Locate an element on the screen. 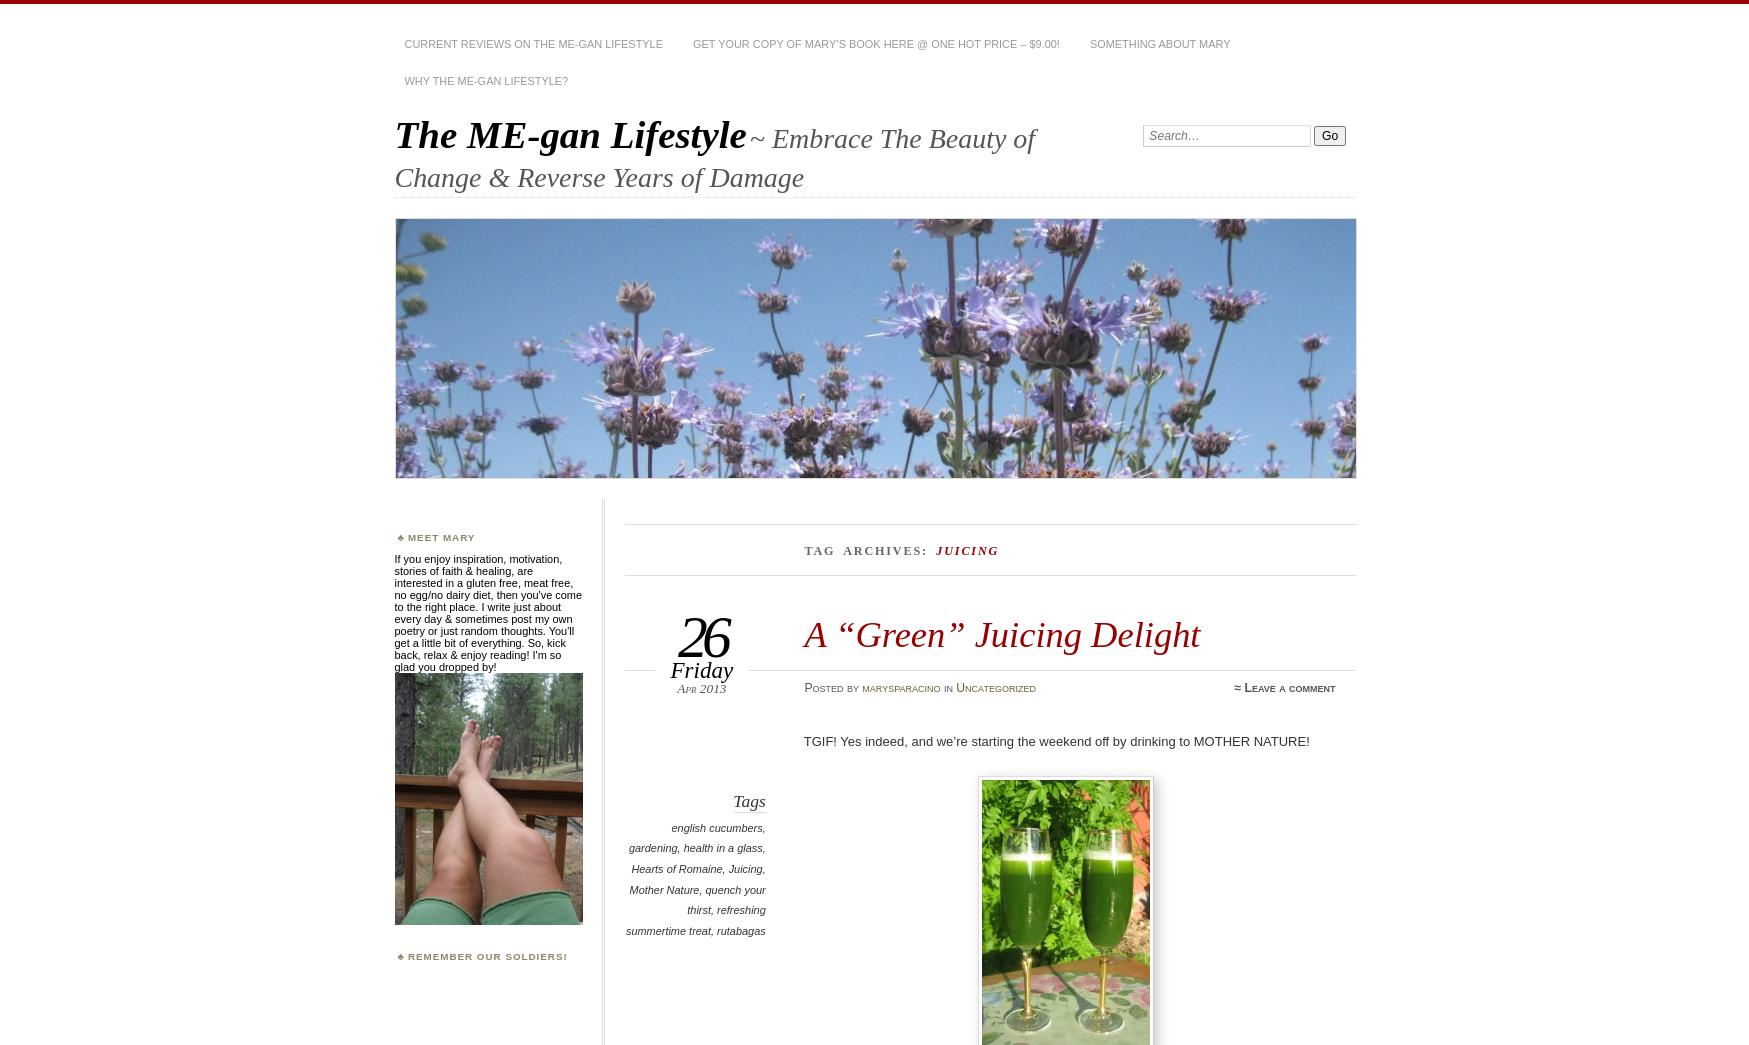  'A “Green” Juicing Delight' is located at coordinates (1001, 633).